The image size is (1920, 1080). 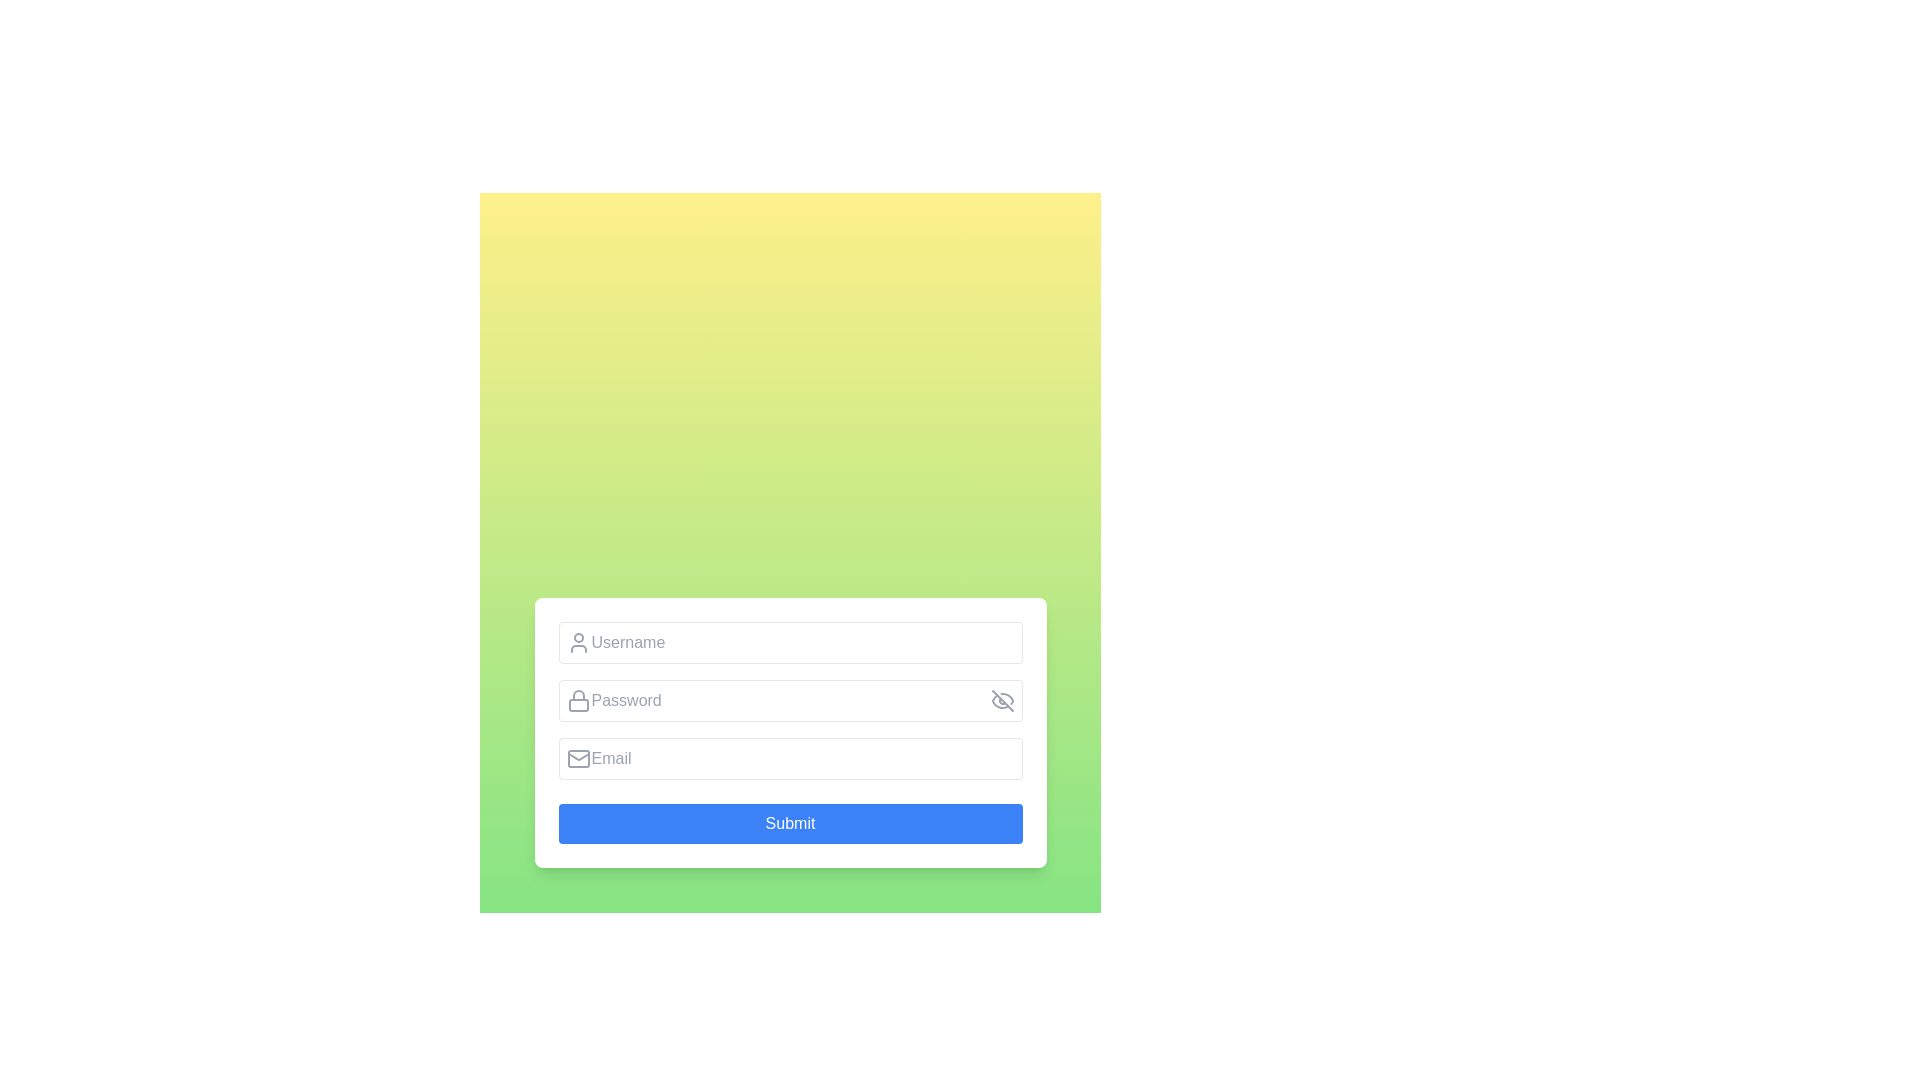 What do you see at coordinates (789, 824) in the screenshot?
I see `the rectangular blue button labeled 'Submit' located at the bottom of the form area` at bounding box center [789, 824].